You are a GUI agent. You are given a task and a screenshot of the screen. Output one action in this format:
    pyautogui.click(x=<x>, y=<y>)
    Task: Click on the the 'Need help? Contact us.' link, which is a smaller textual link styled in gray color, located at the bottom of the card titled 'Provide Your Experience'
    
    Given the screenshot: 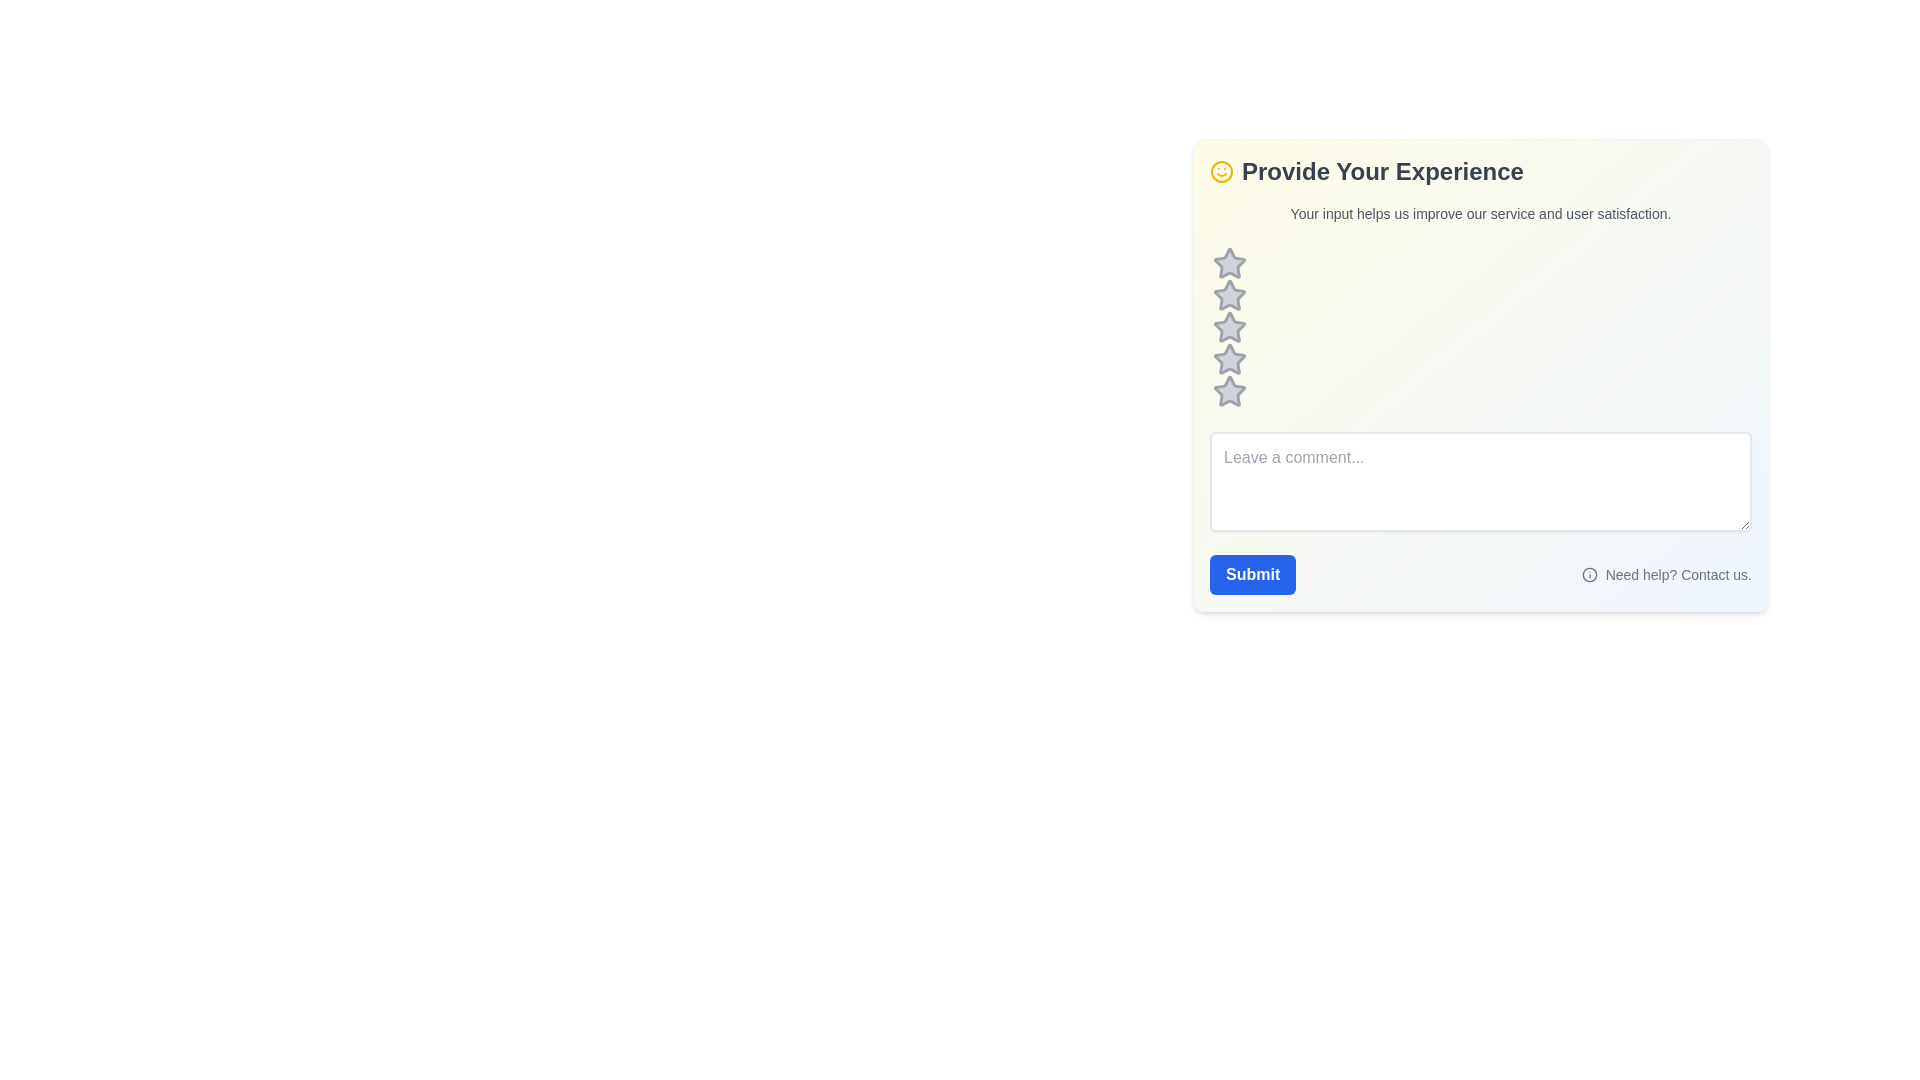 What is the action you would take?
    pyautogui.click(x=1481, y=574)
    